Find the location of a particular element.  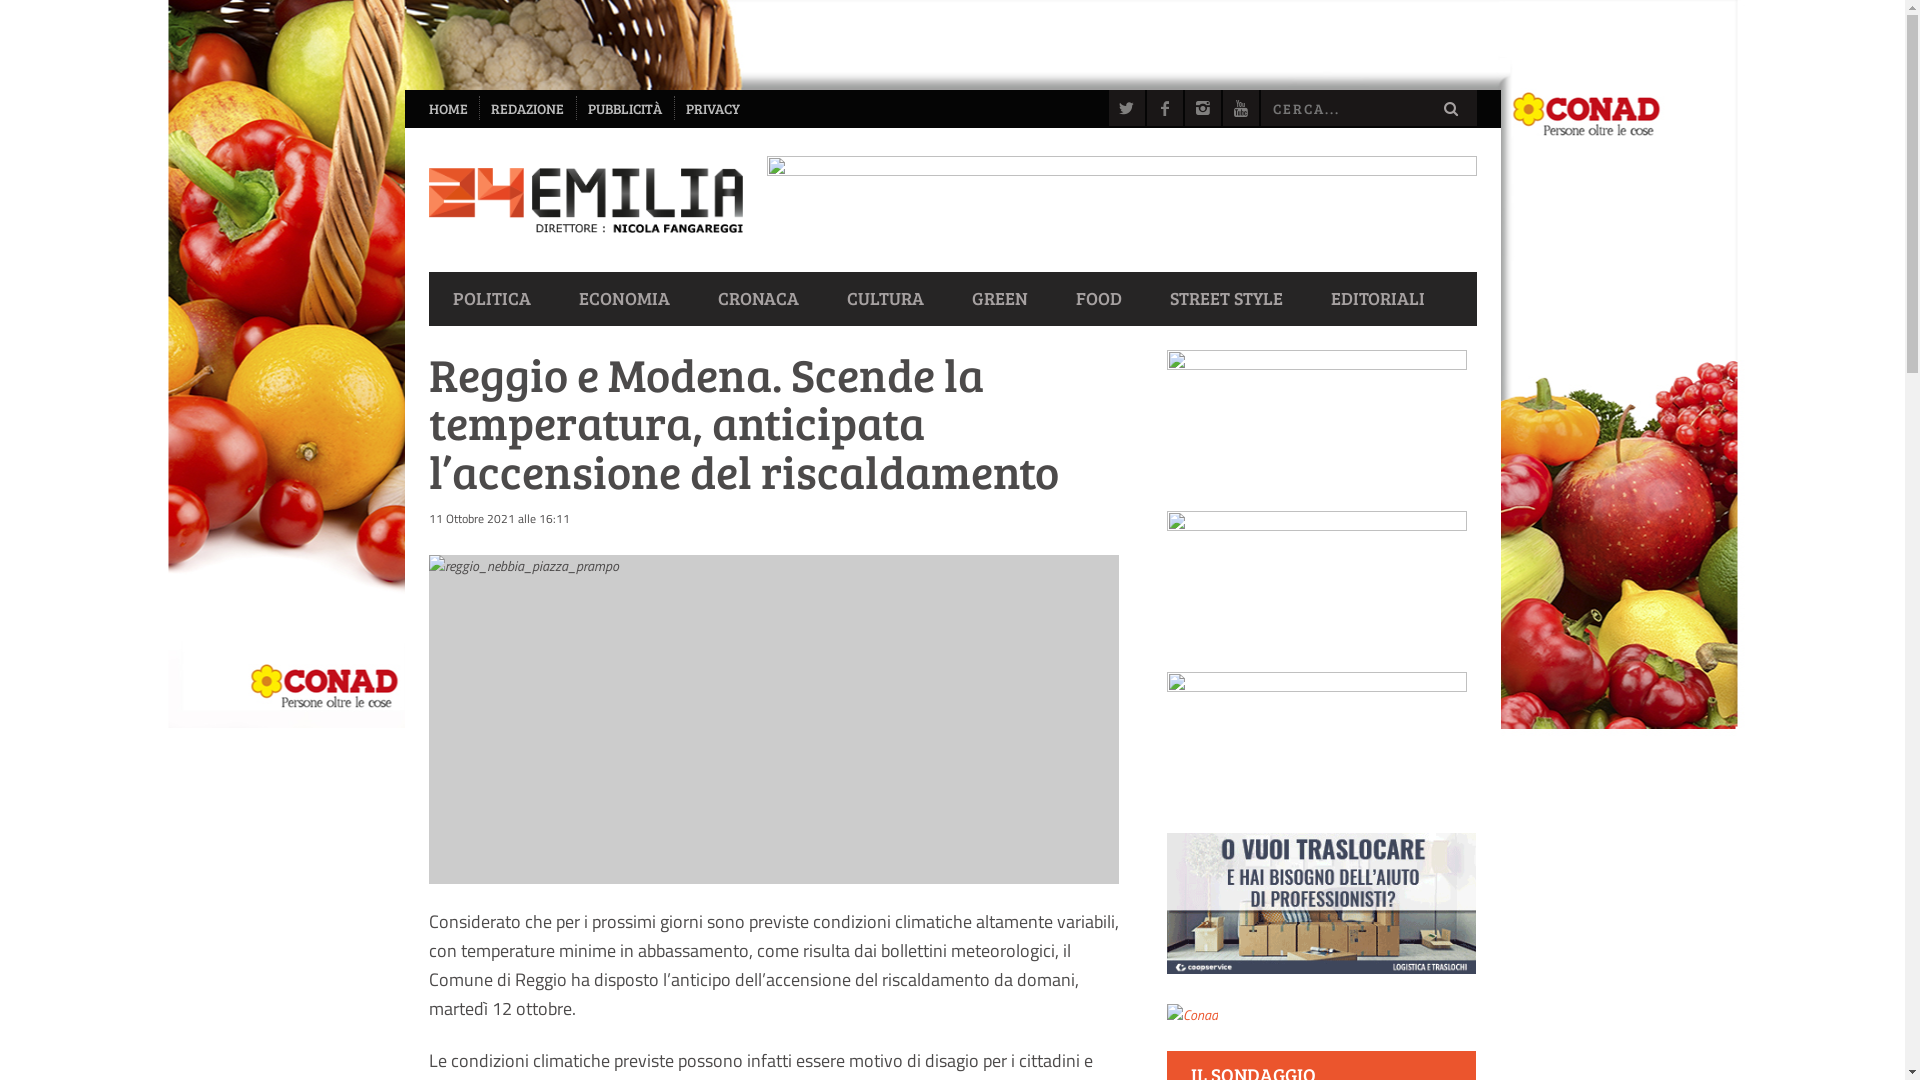

'PRIVACY' is located at coordinates (673, 108).